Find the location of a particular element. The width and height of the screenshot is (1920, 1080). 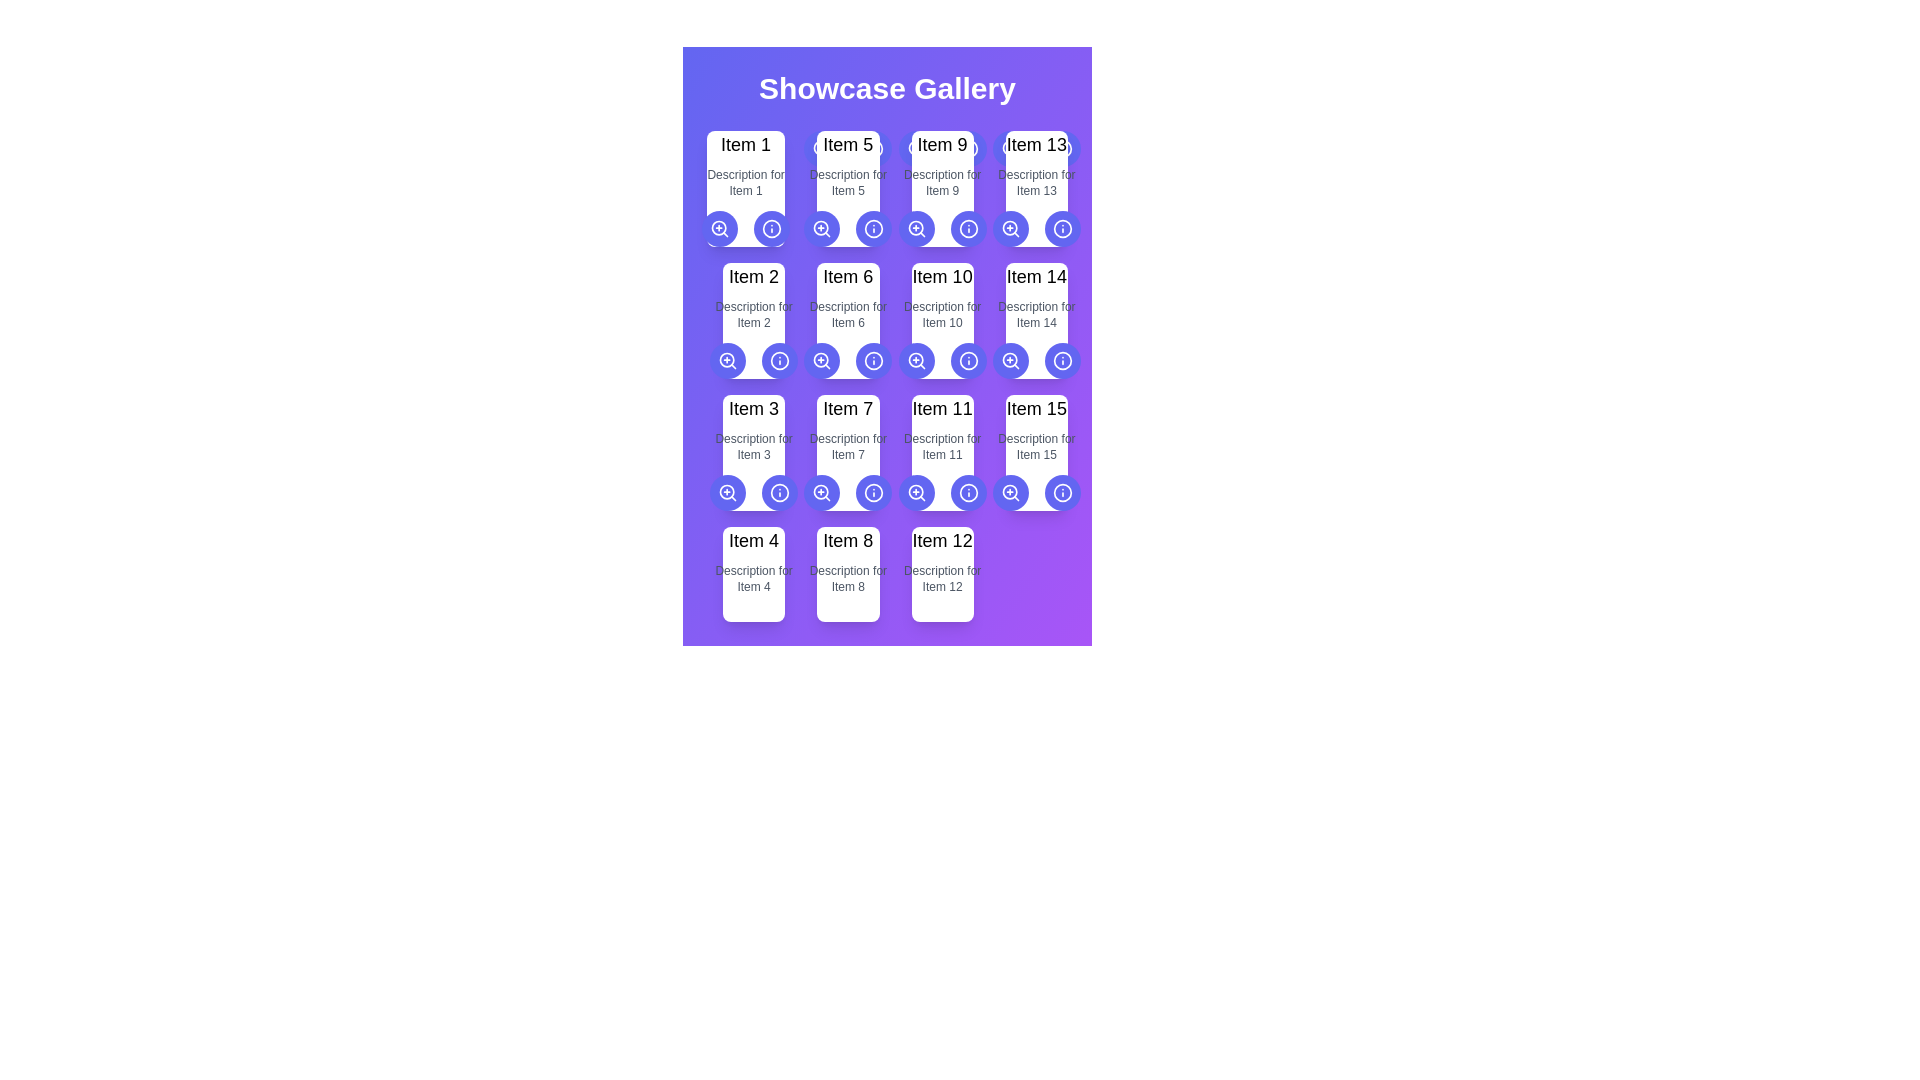

the information icon located in the bottom right corner of the grid under the panel labeled 'Item 15' is located at coordinates (1061, 493).